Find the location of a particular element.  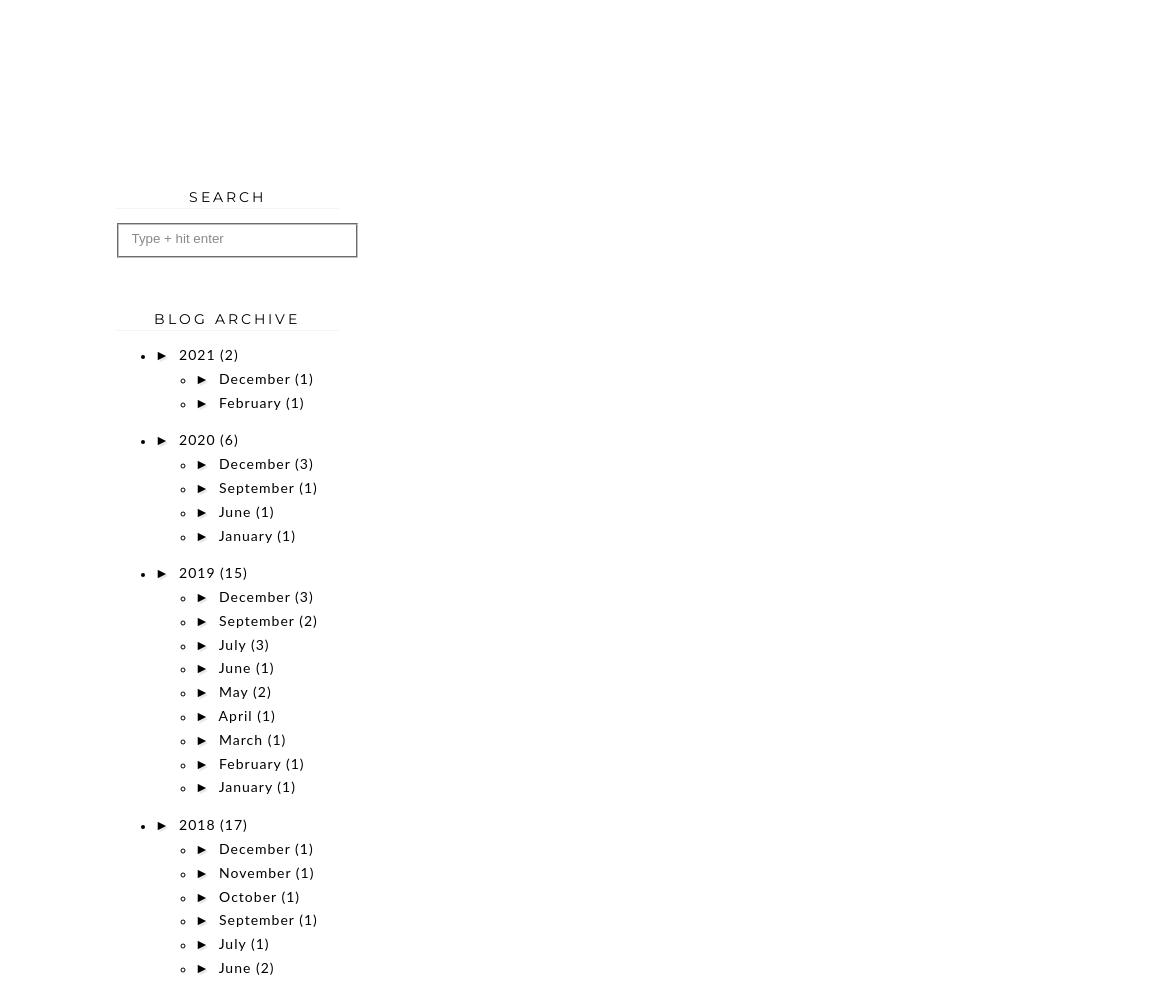

'Search' is located at coordinates (226, 196).